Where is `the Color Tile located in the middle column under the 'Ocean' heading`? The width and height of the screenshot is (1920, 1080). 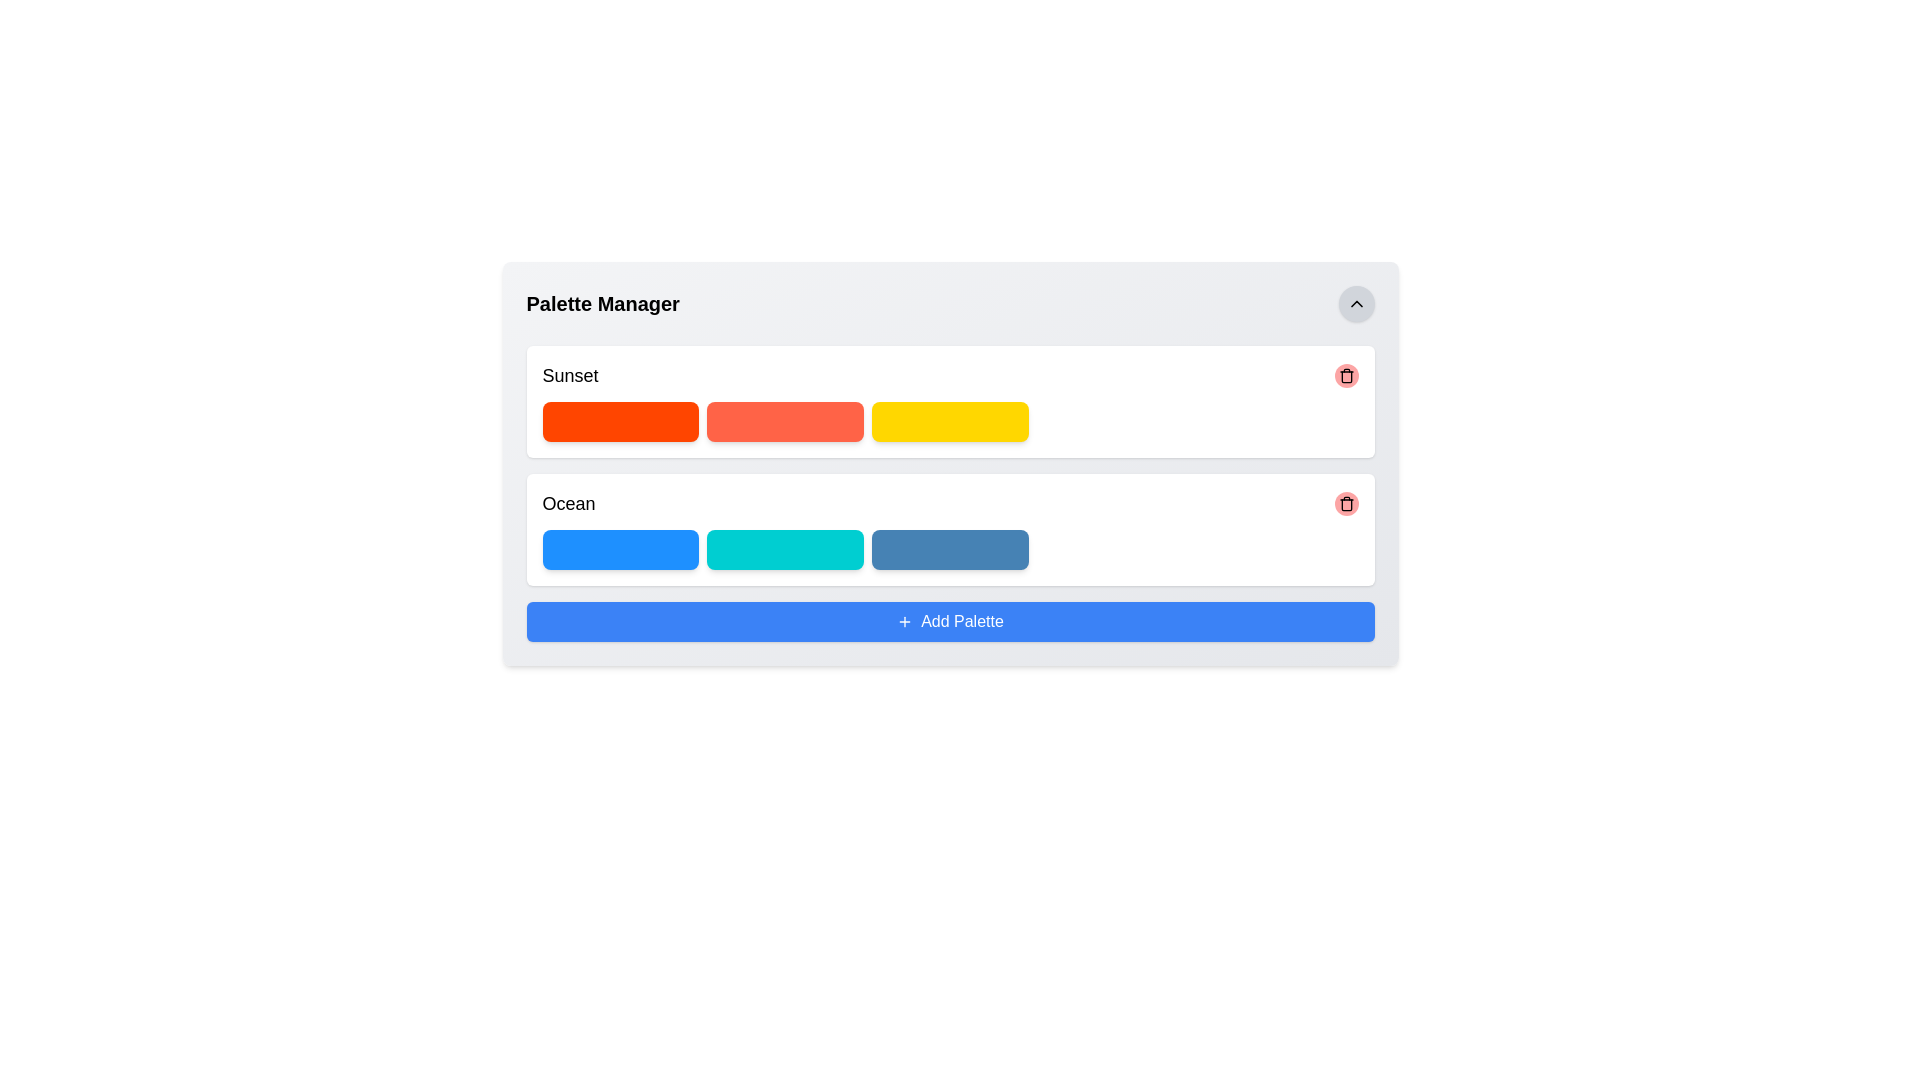 the Color Tile located in the middle column under the 'Ocean' heading is located at coordinates (784, 550).